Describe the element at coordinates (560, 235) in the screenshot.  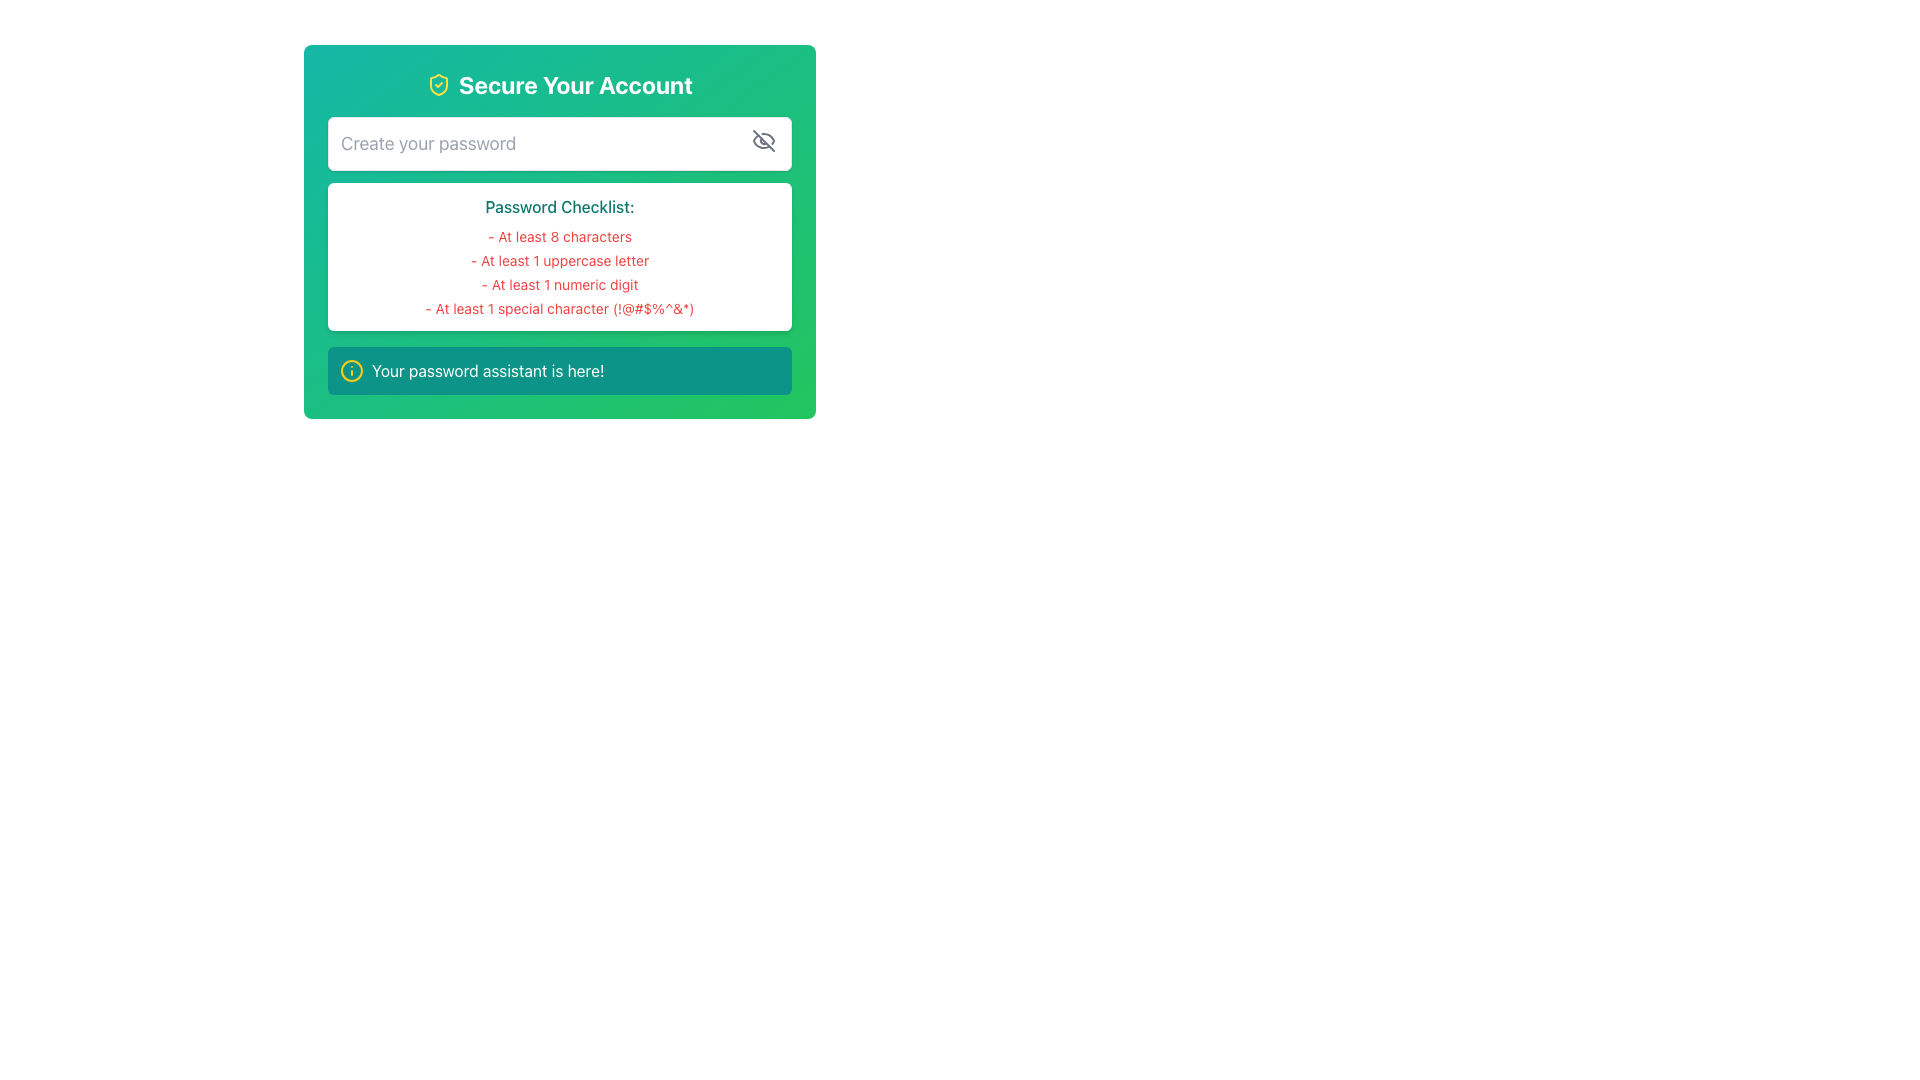
I see `text label that informs the user about the password requirement of at least 8 characters, positioned below the 'Password Checklist:' header` at that location.